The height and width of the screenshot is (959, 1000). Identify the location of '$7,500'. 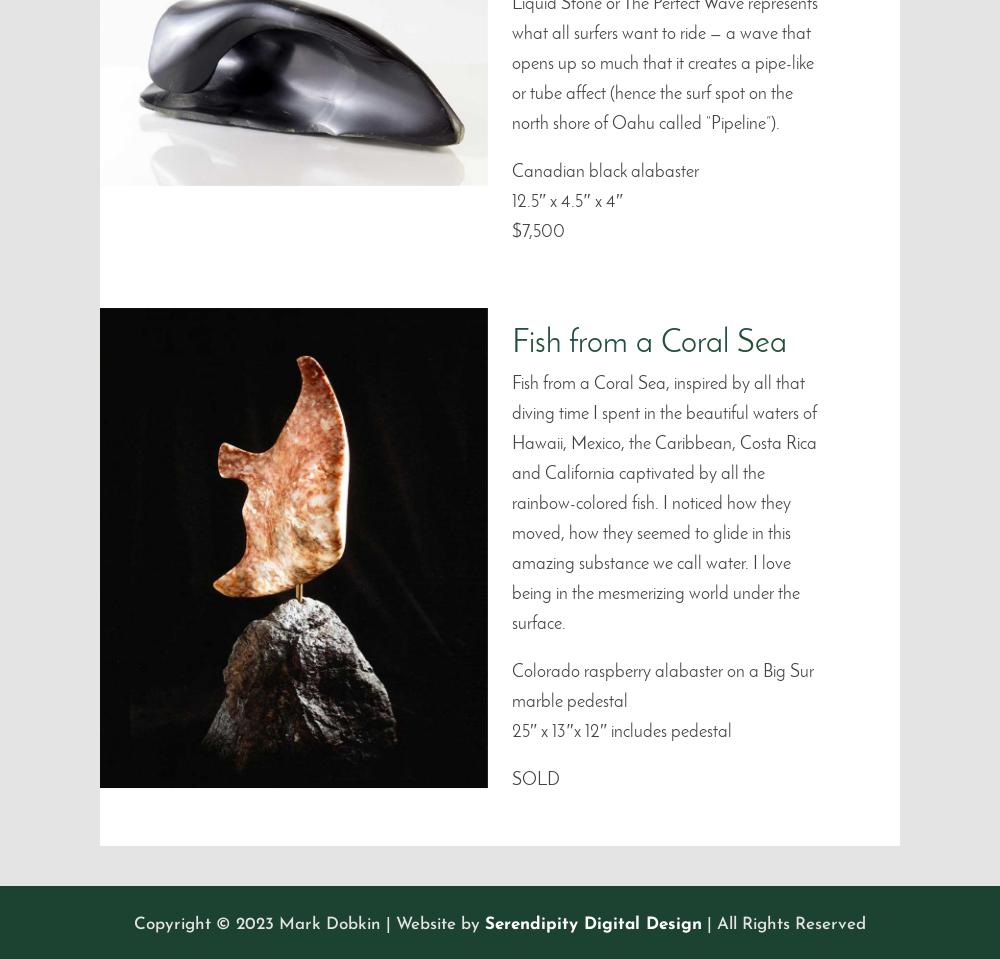
(512, 231).